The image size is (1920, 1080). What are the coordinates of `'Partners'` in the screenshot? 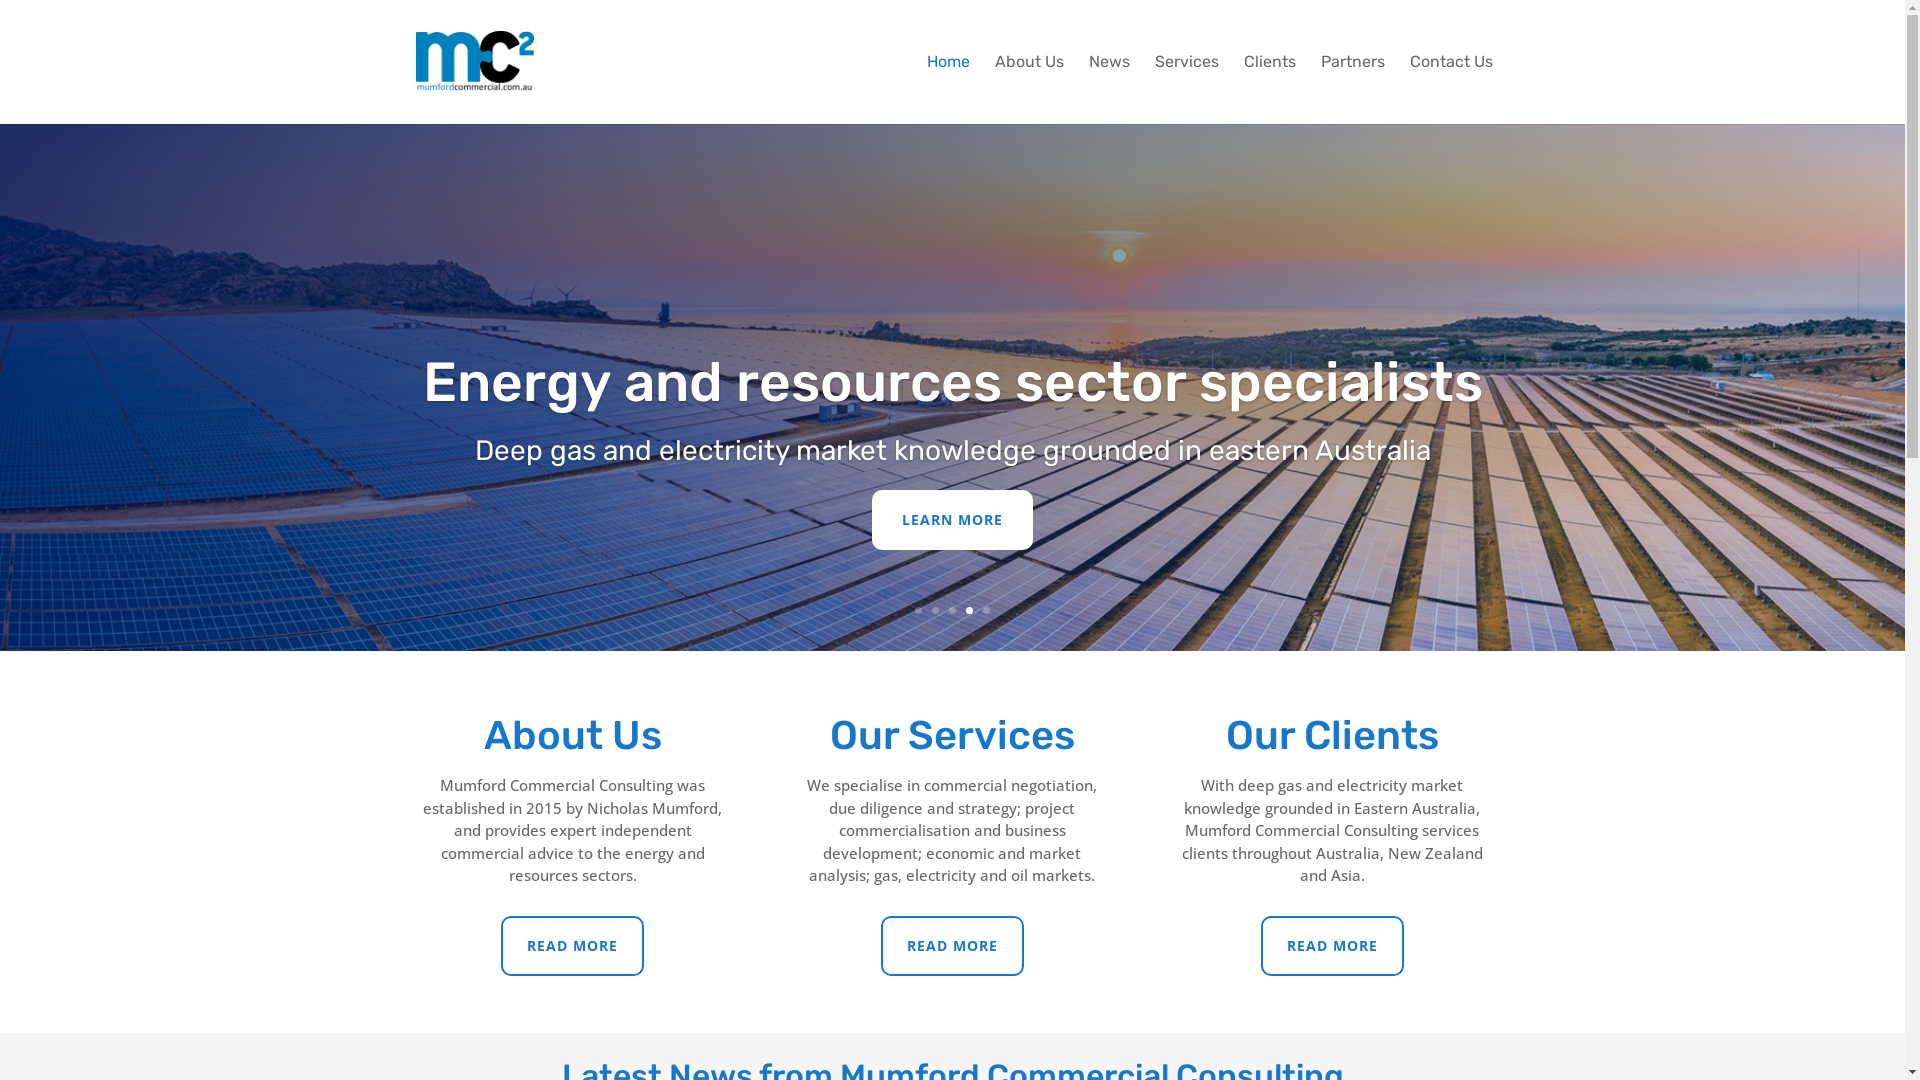 It's located at (1320, 88).